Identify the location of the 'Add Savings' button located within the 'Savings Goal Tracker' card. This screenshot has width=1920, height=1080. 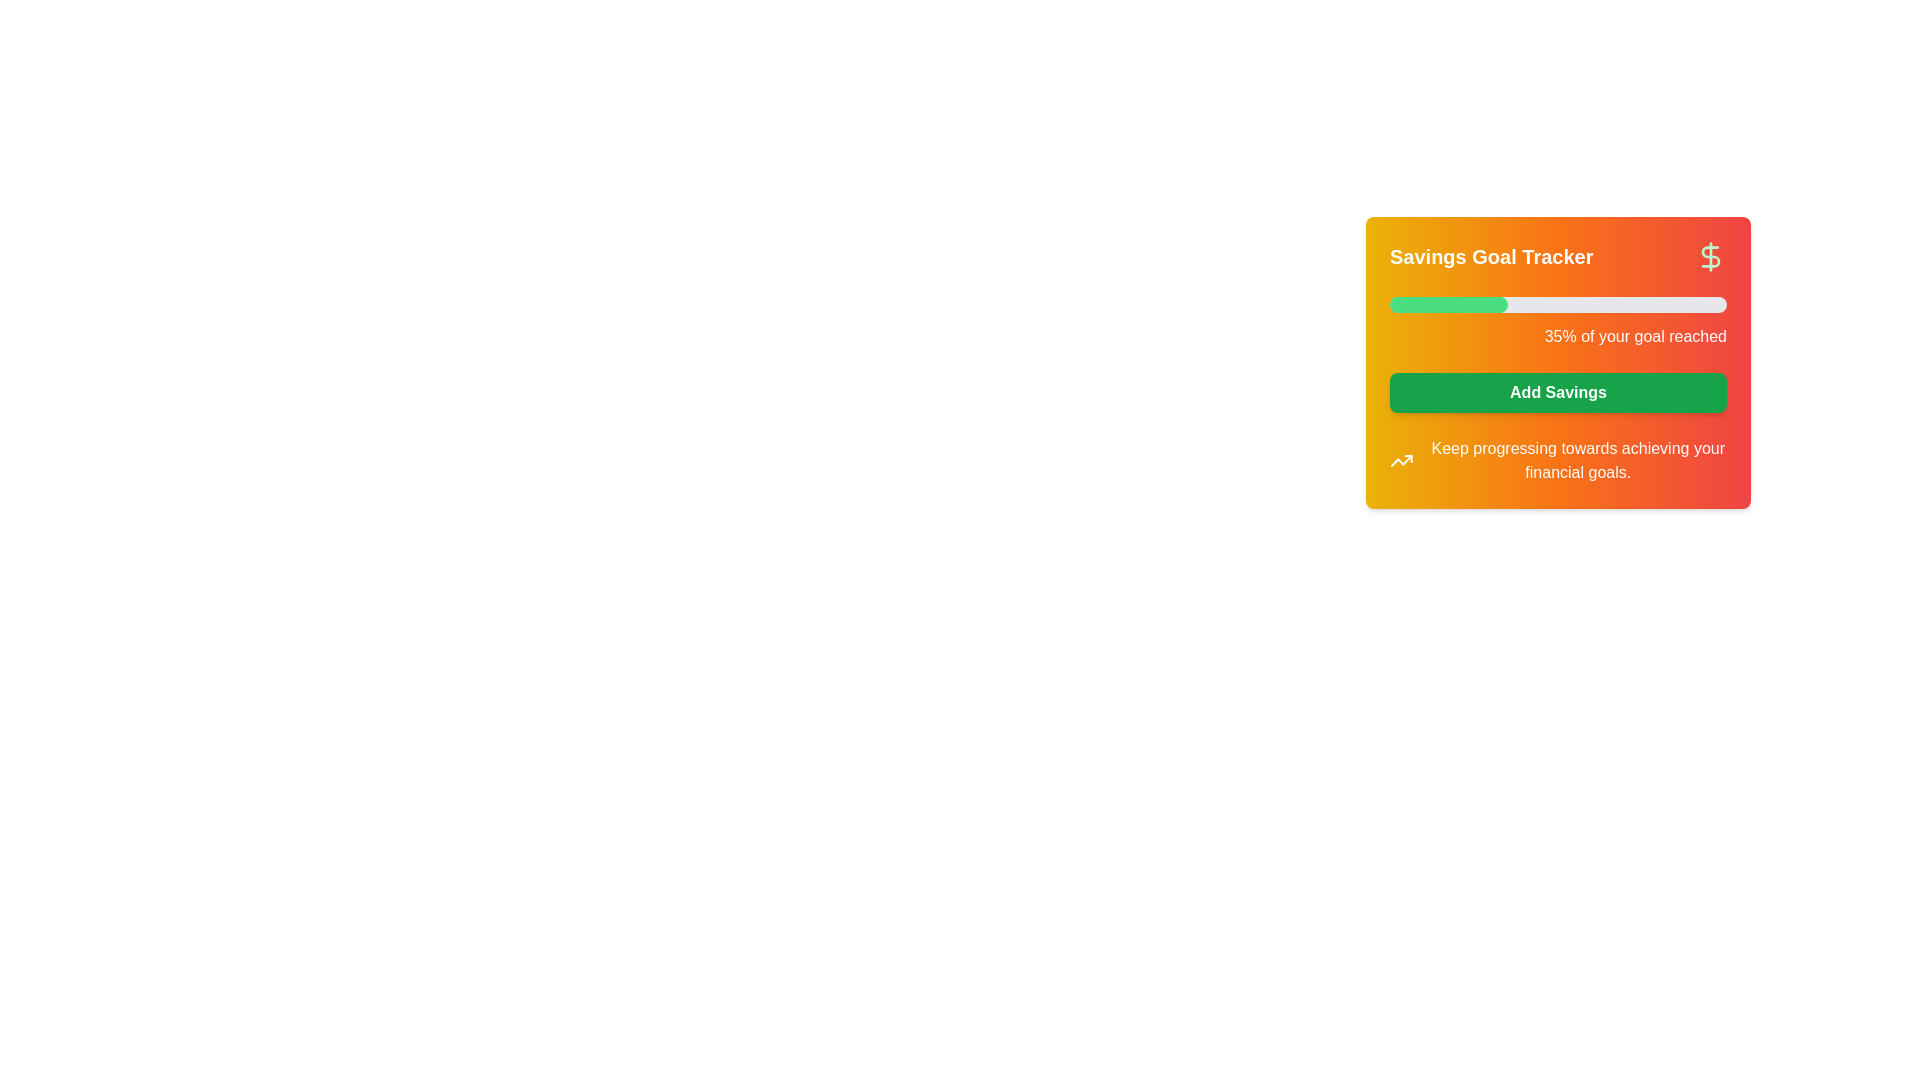
(1557, 362).